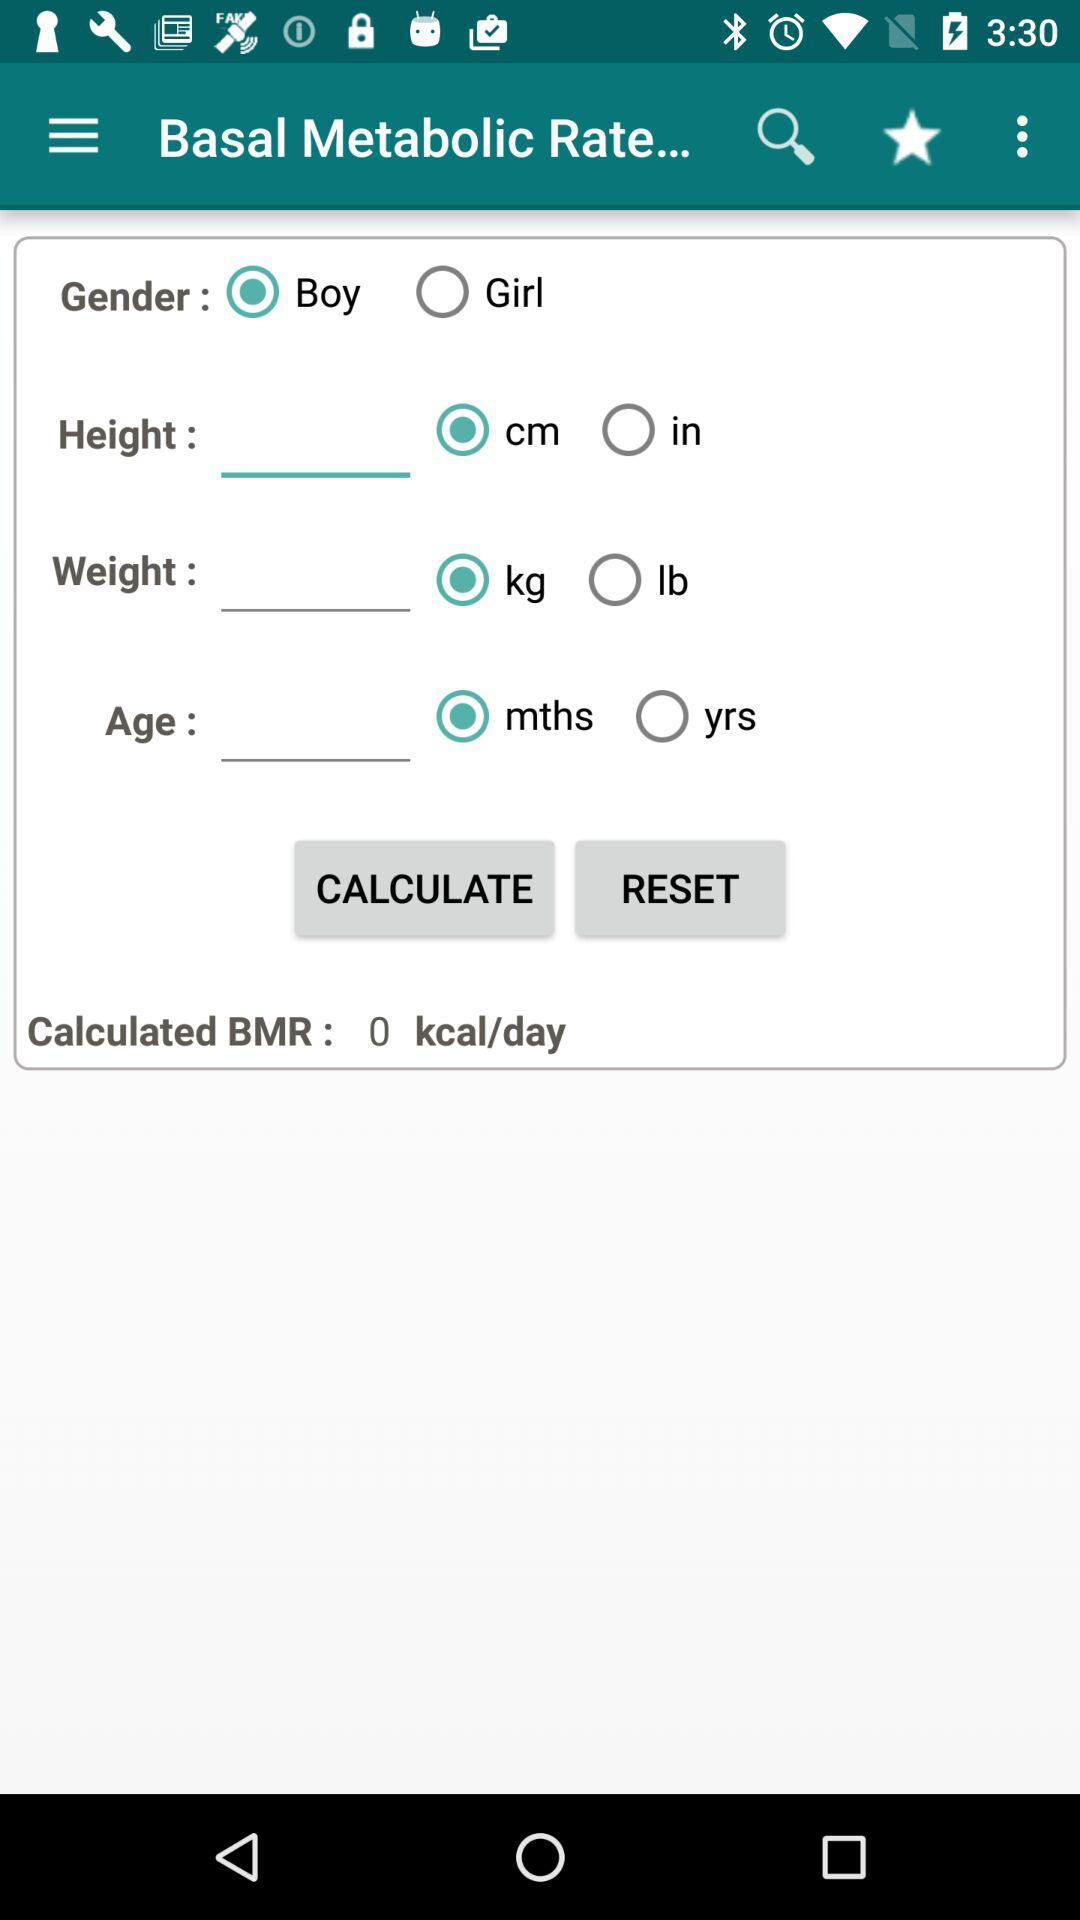  I want to click on the item to the right of the kg item, so click(631, 578).